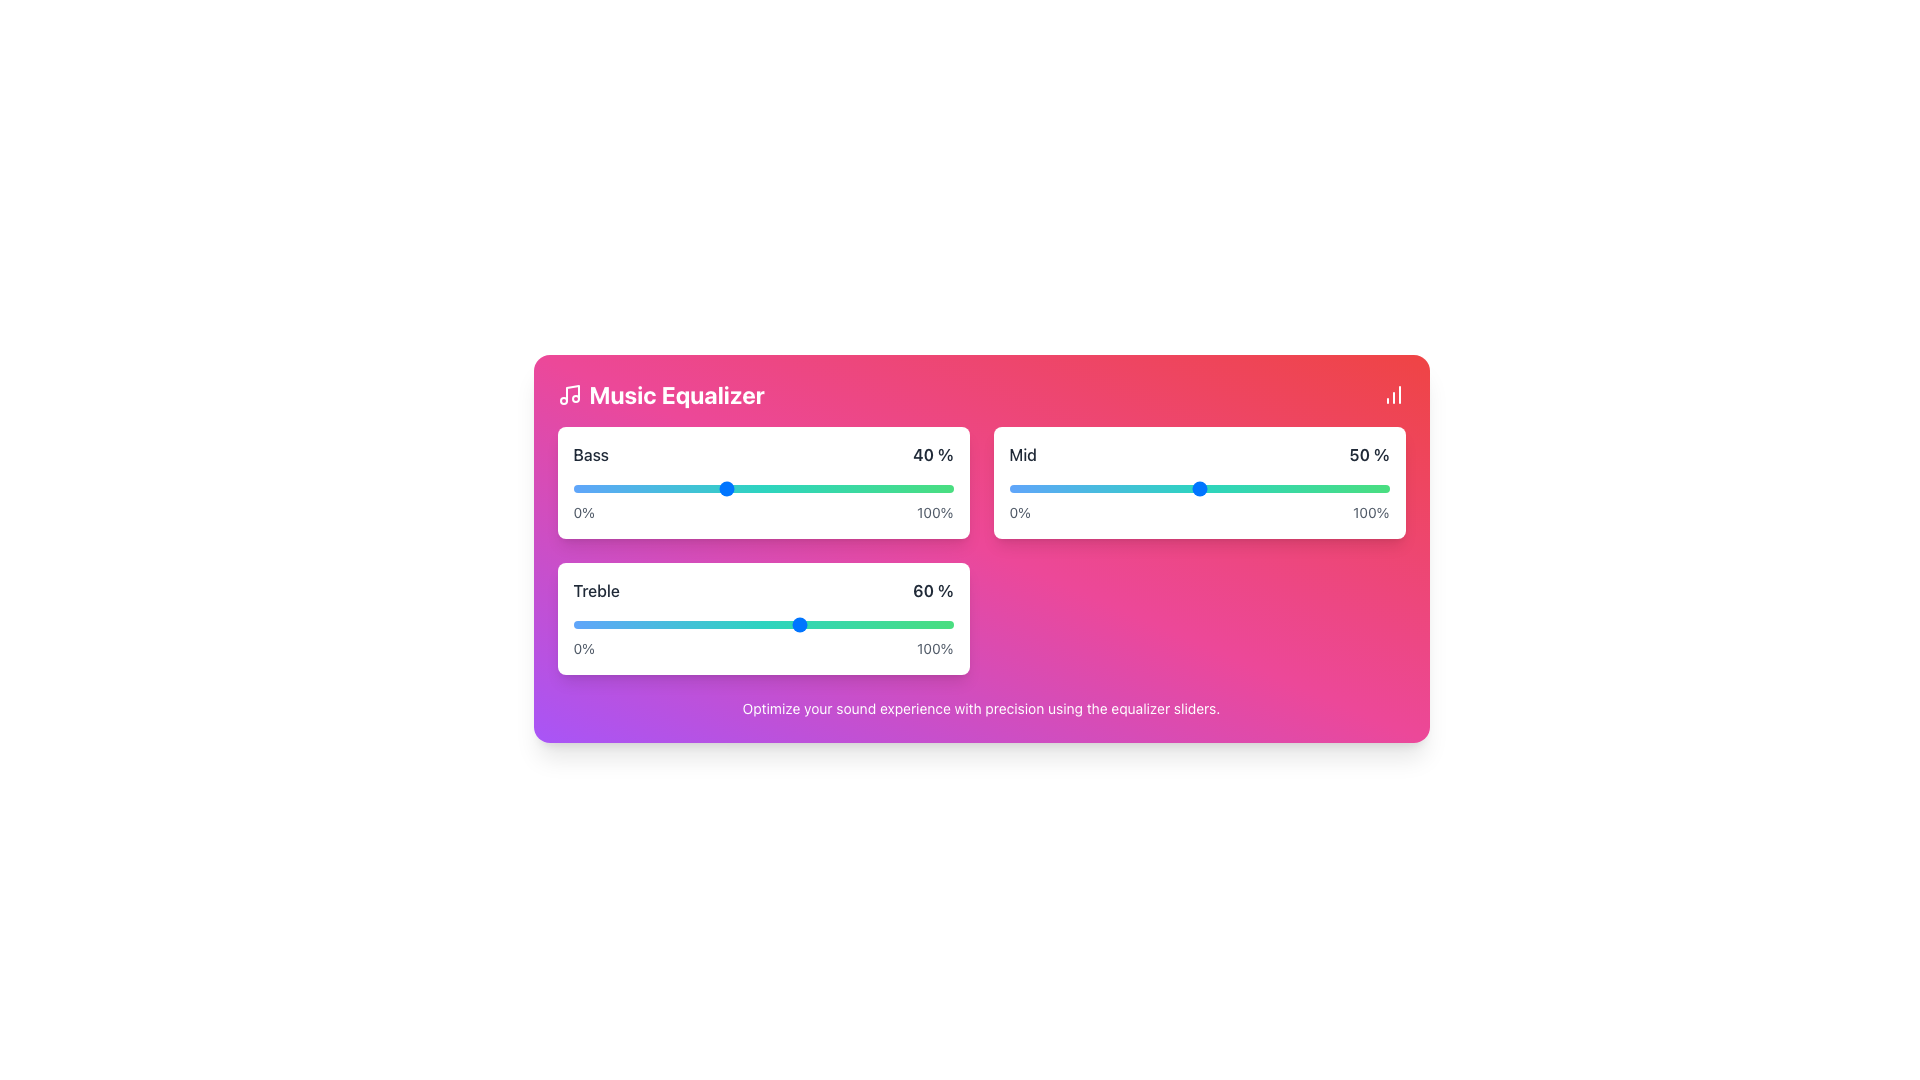 This screenshot has width=1920, height=1080. Describe the element at coordinates (691, 489) in the screenshot. I see `the bass equalizer` at that location.